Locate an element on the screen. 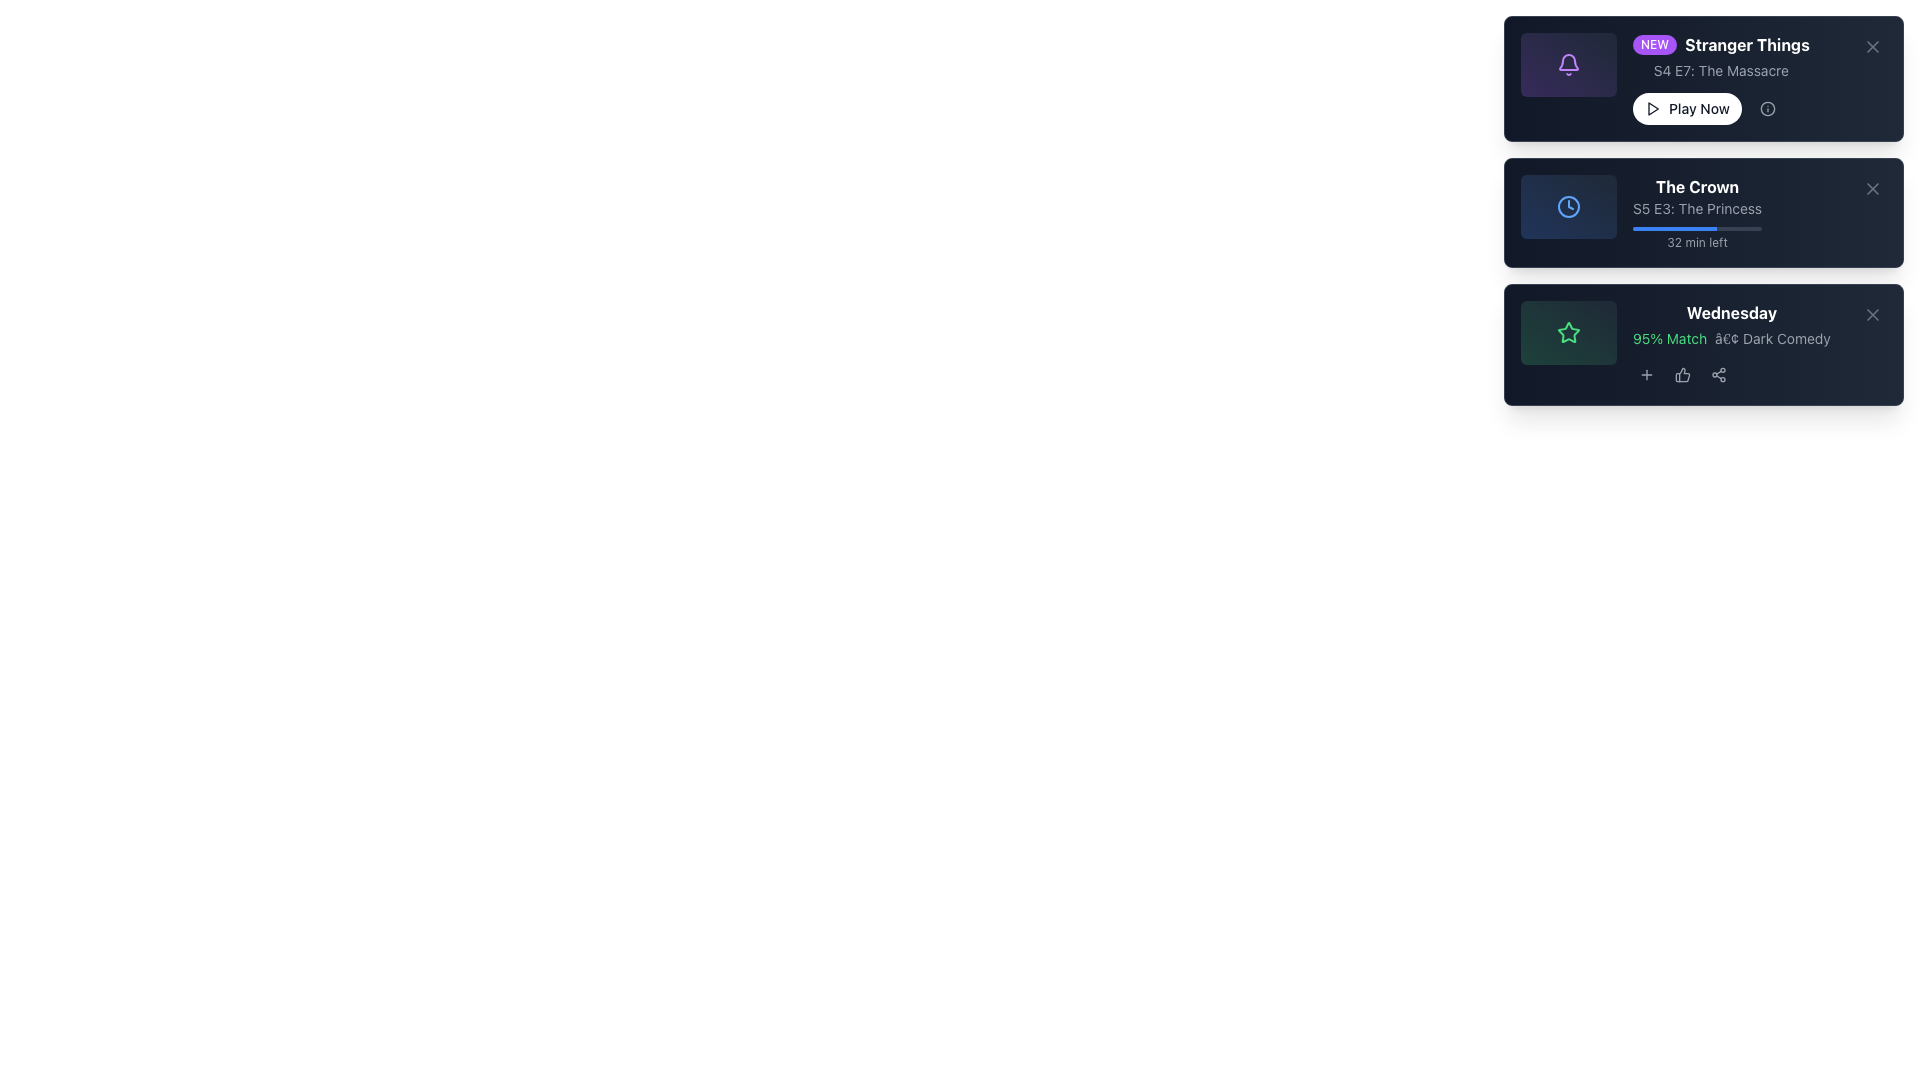  the sharing icon, which is a graphical representation with three interconnected circles forming a triangular layout, located at the bottom-right corner of the 'Wednesday' content card is located at coordinates (1717, 374).